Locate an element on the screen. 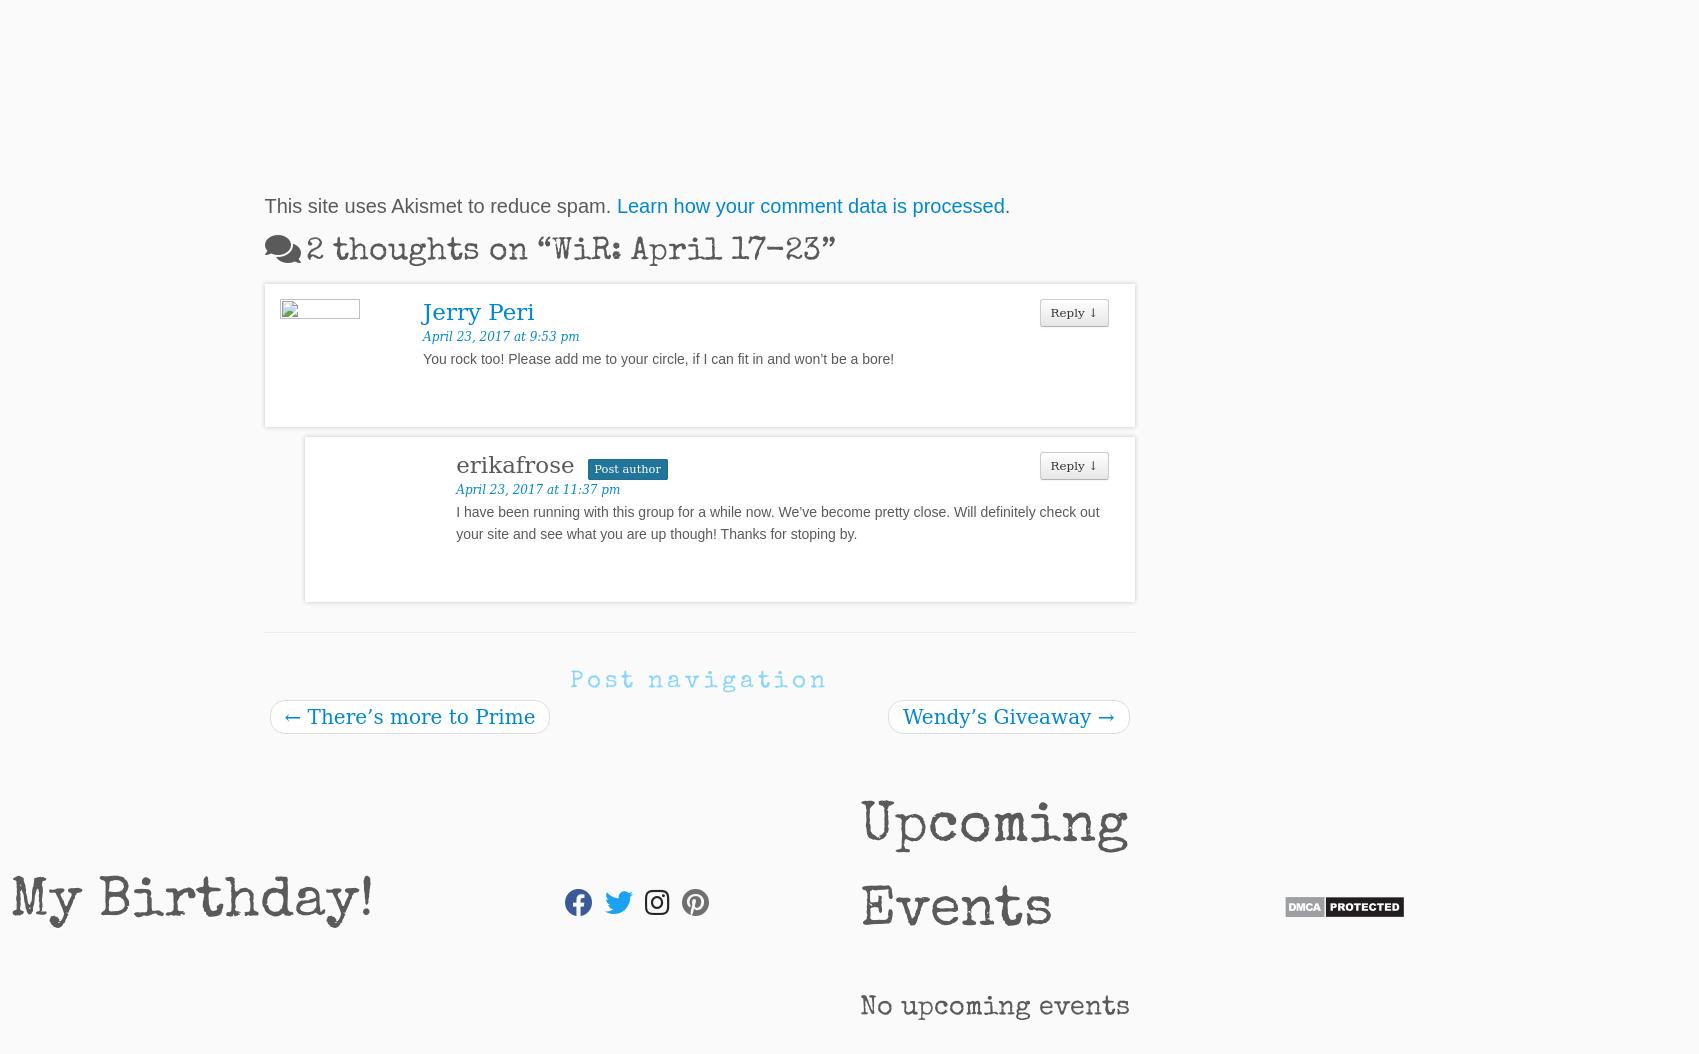 This screenshot has height=1054, width=1699. 'No upcoming events' is located at coordinates (994, 1006).